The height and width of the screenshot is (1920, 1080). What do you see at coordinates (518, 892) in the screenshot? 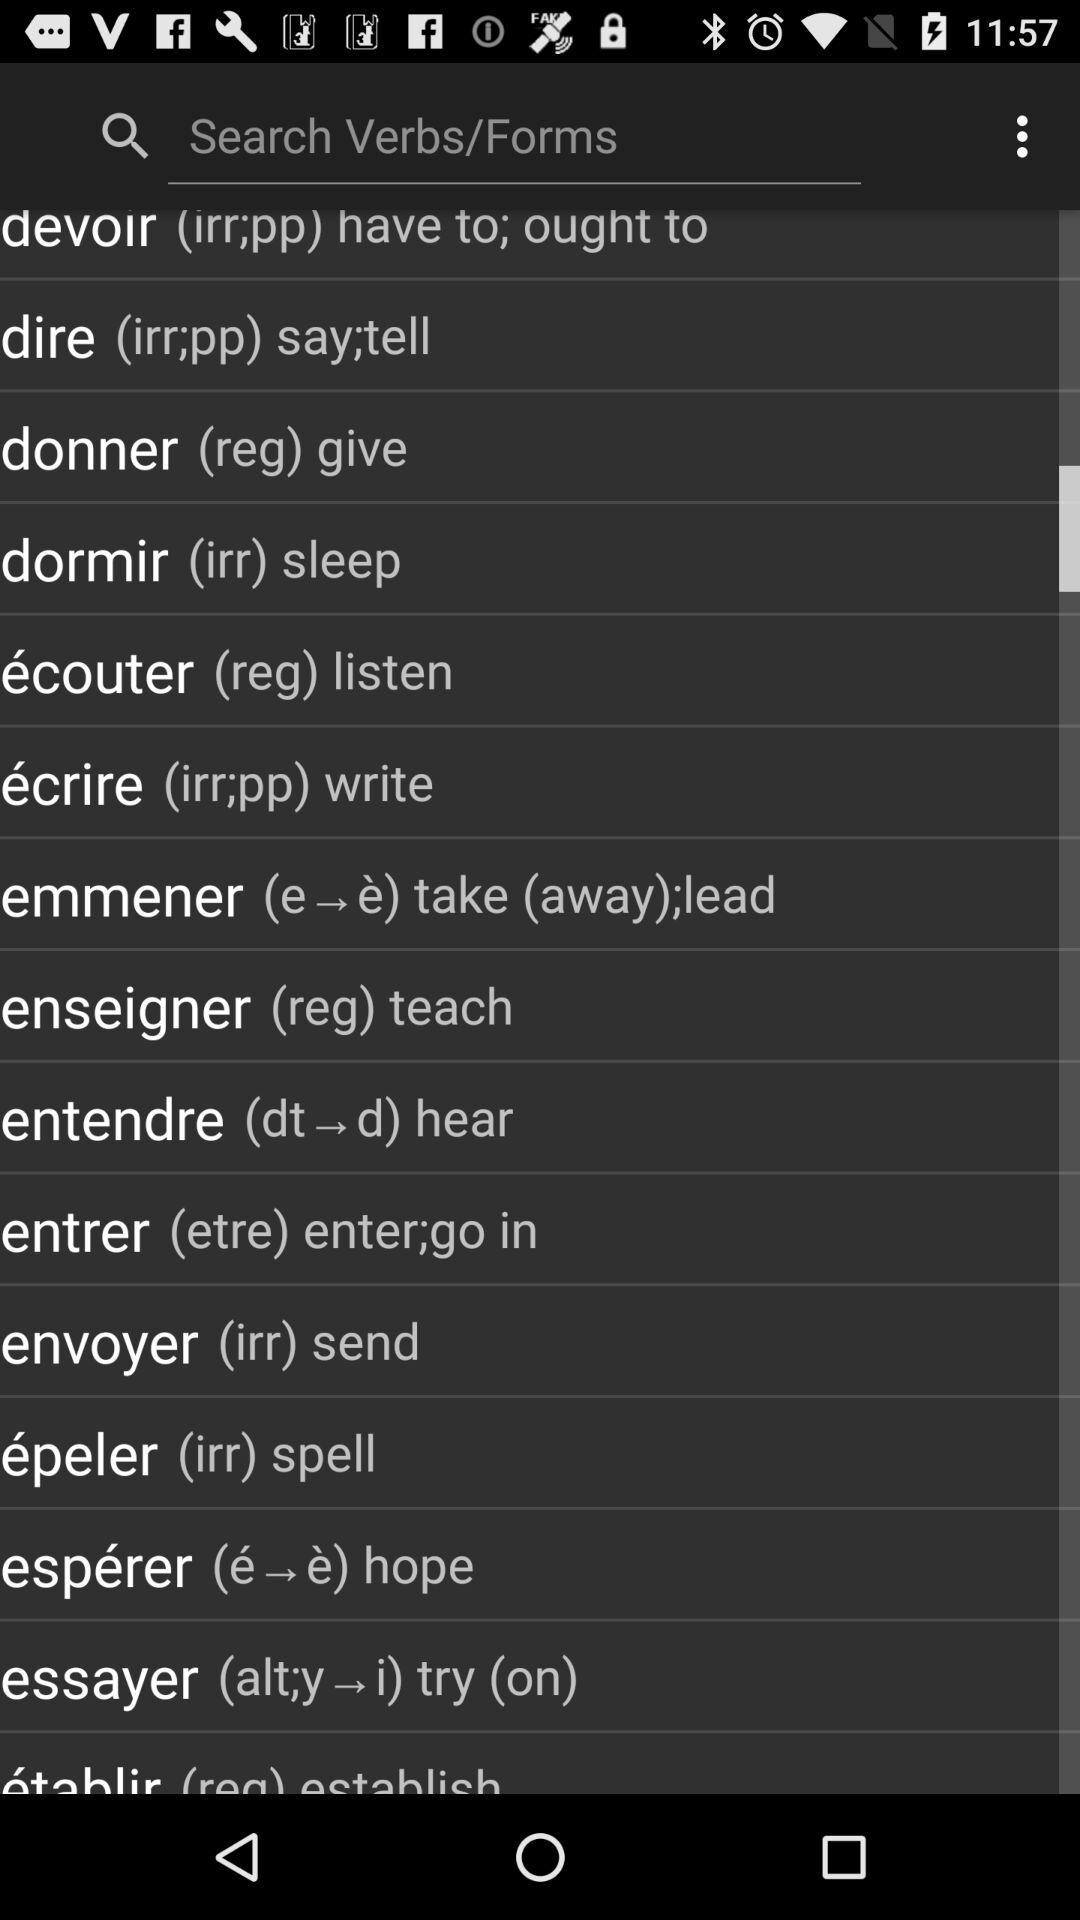
I see `the icon to the right of the emmener item` at bounding box center [518, 892].